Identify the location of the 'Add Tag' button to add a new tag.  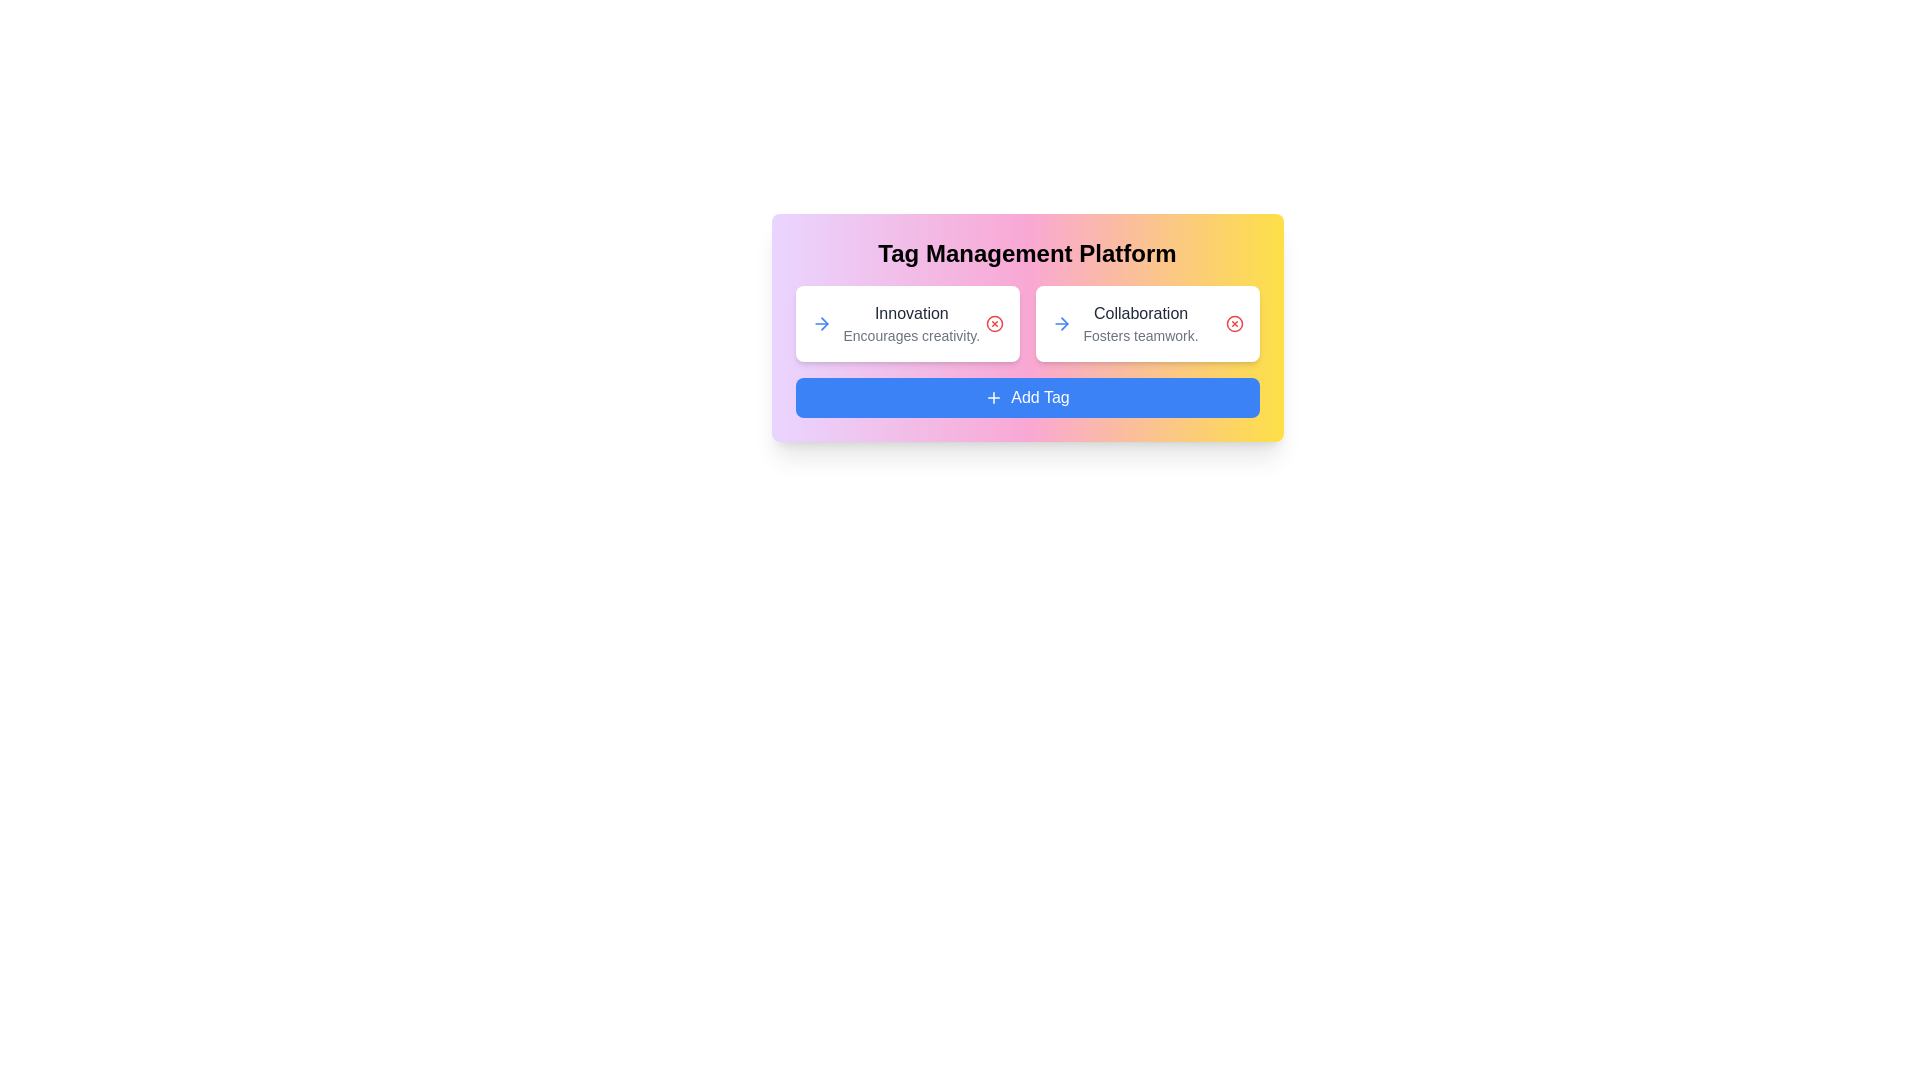
(1027, 397).